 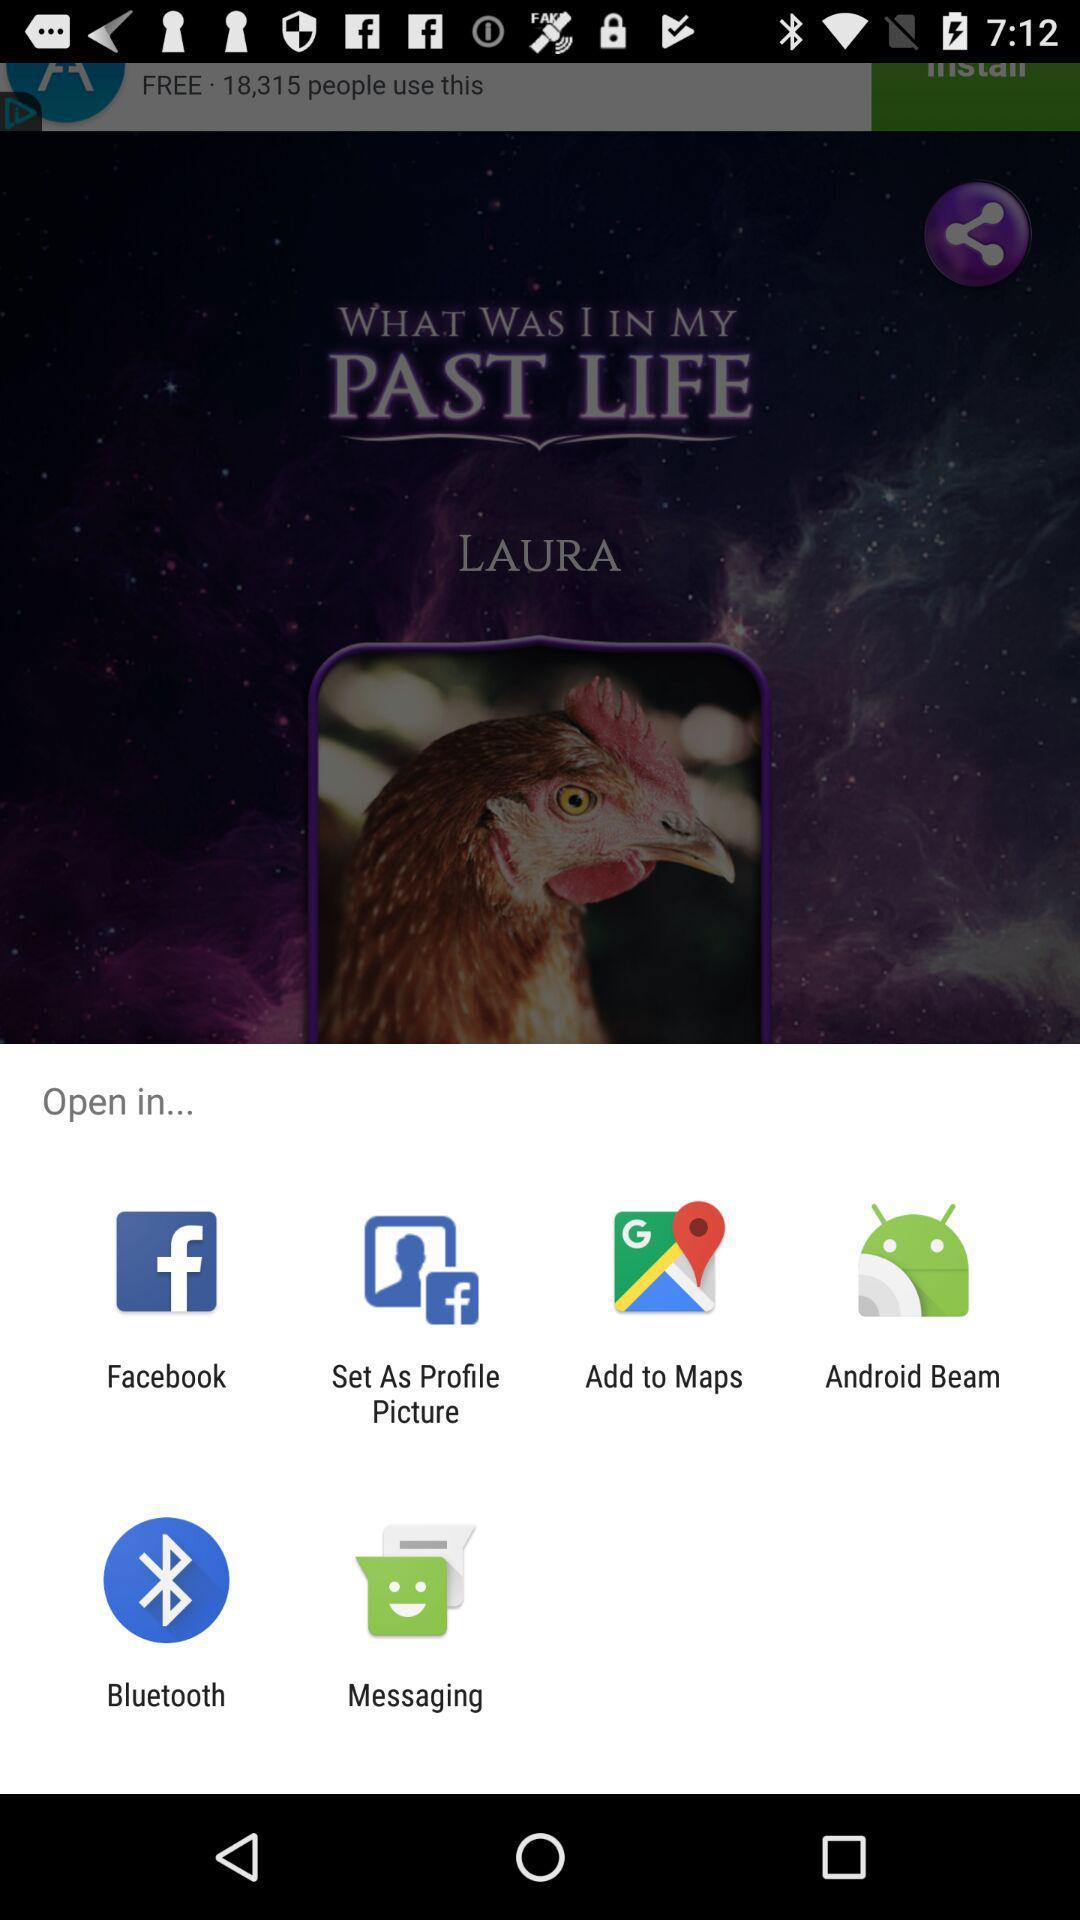 I want to click on the app to the left of android beam icon, so click(x=664, y=1392).